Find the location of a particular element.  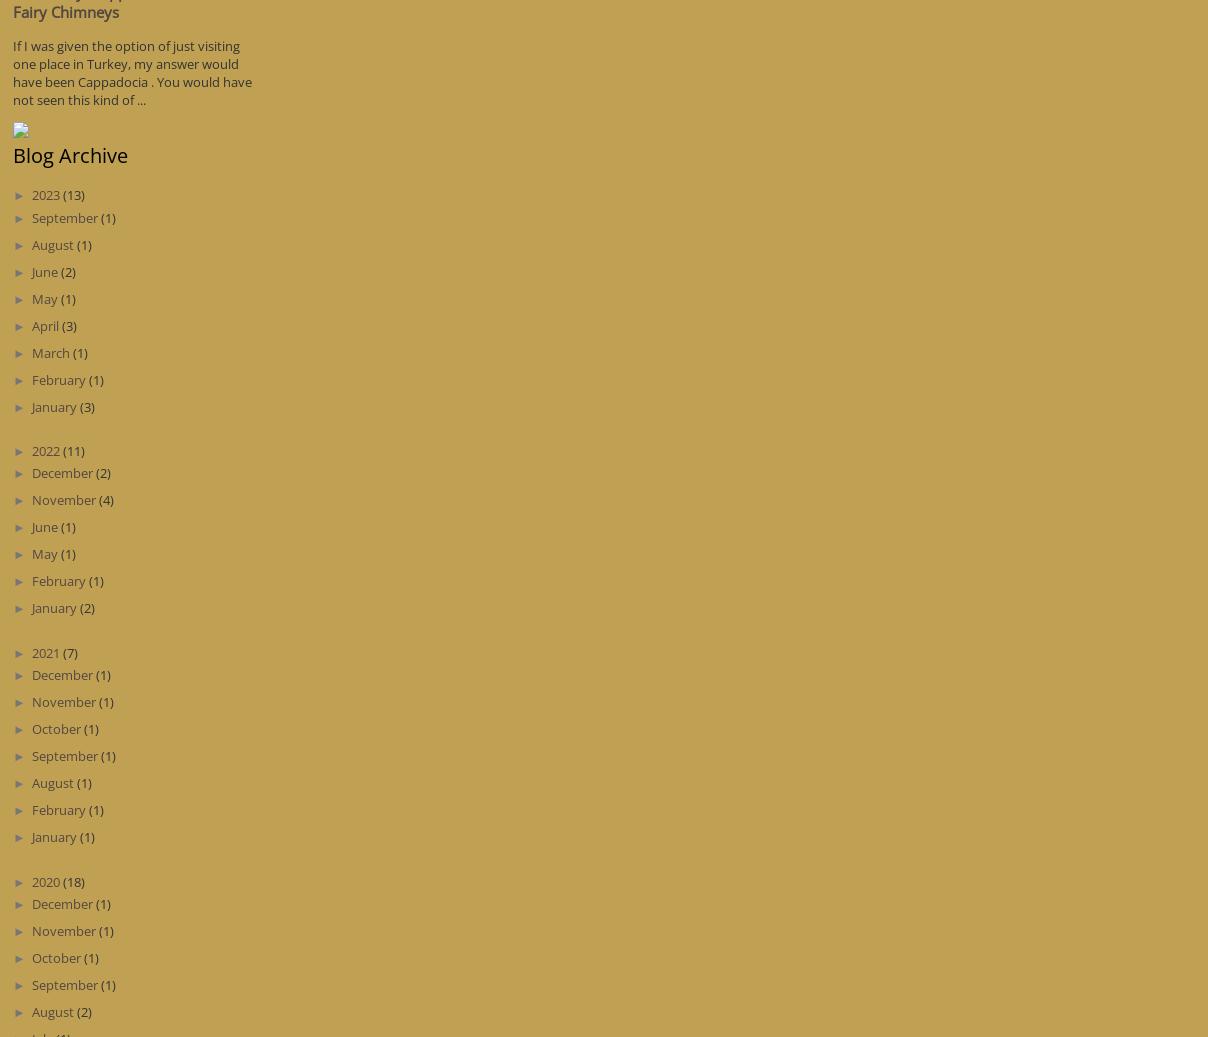

'(13)' is located at coordinates (60, 193).